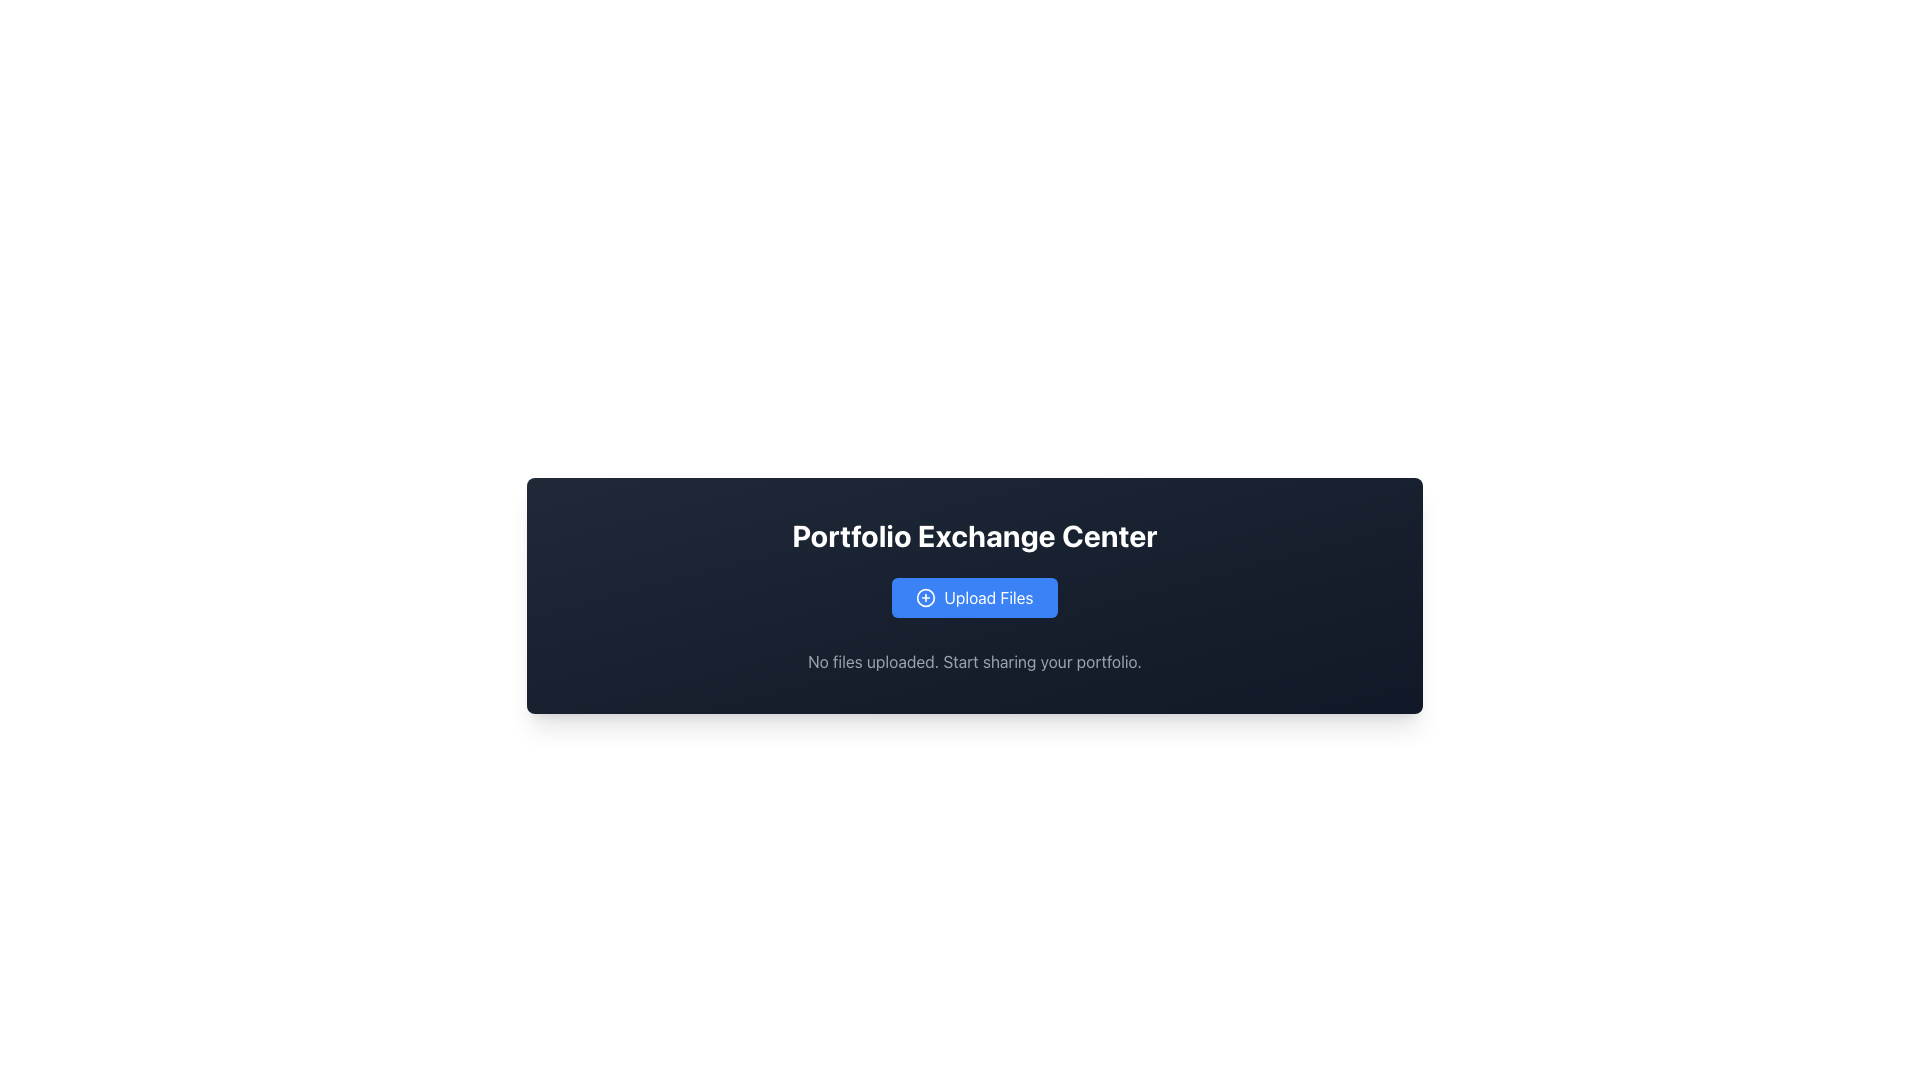 Image resolution: width=1920 pixels, height=1080 pixels. Describe the element at coordinates (925, 596) in the screenshot. I see `the decorative SVG circle component that is part of the 'plus' symbol icon near the 'Upload Files' button` at that location.